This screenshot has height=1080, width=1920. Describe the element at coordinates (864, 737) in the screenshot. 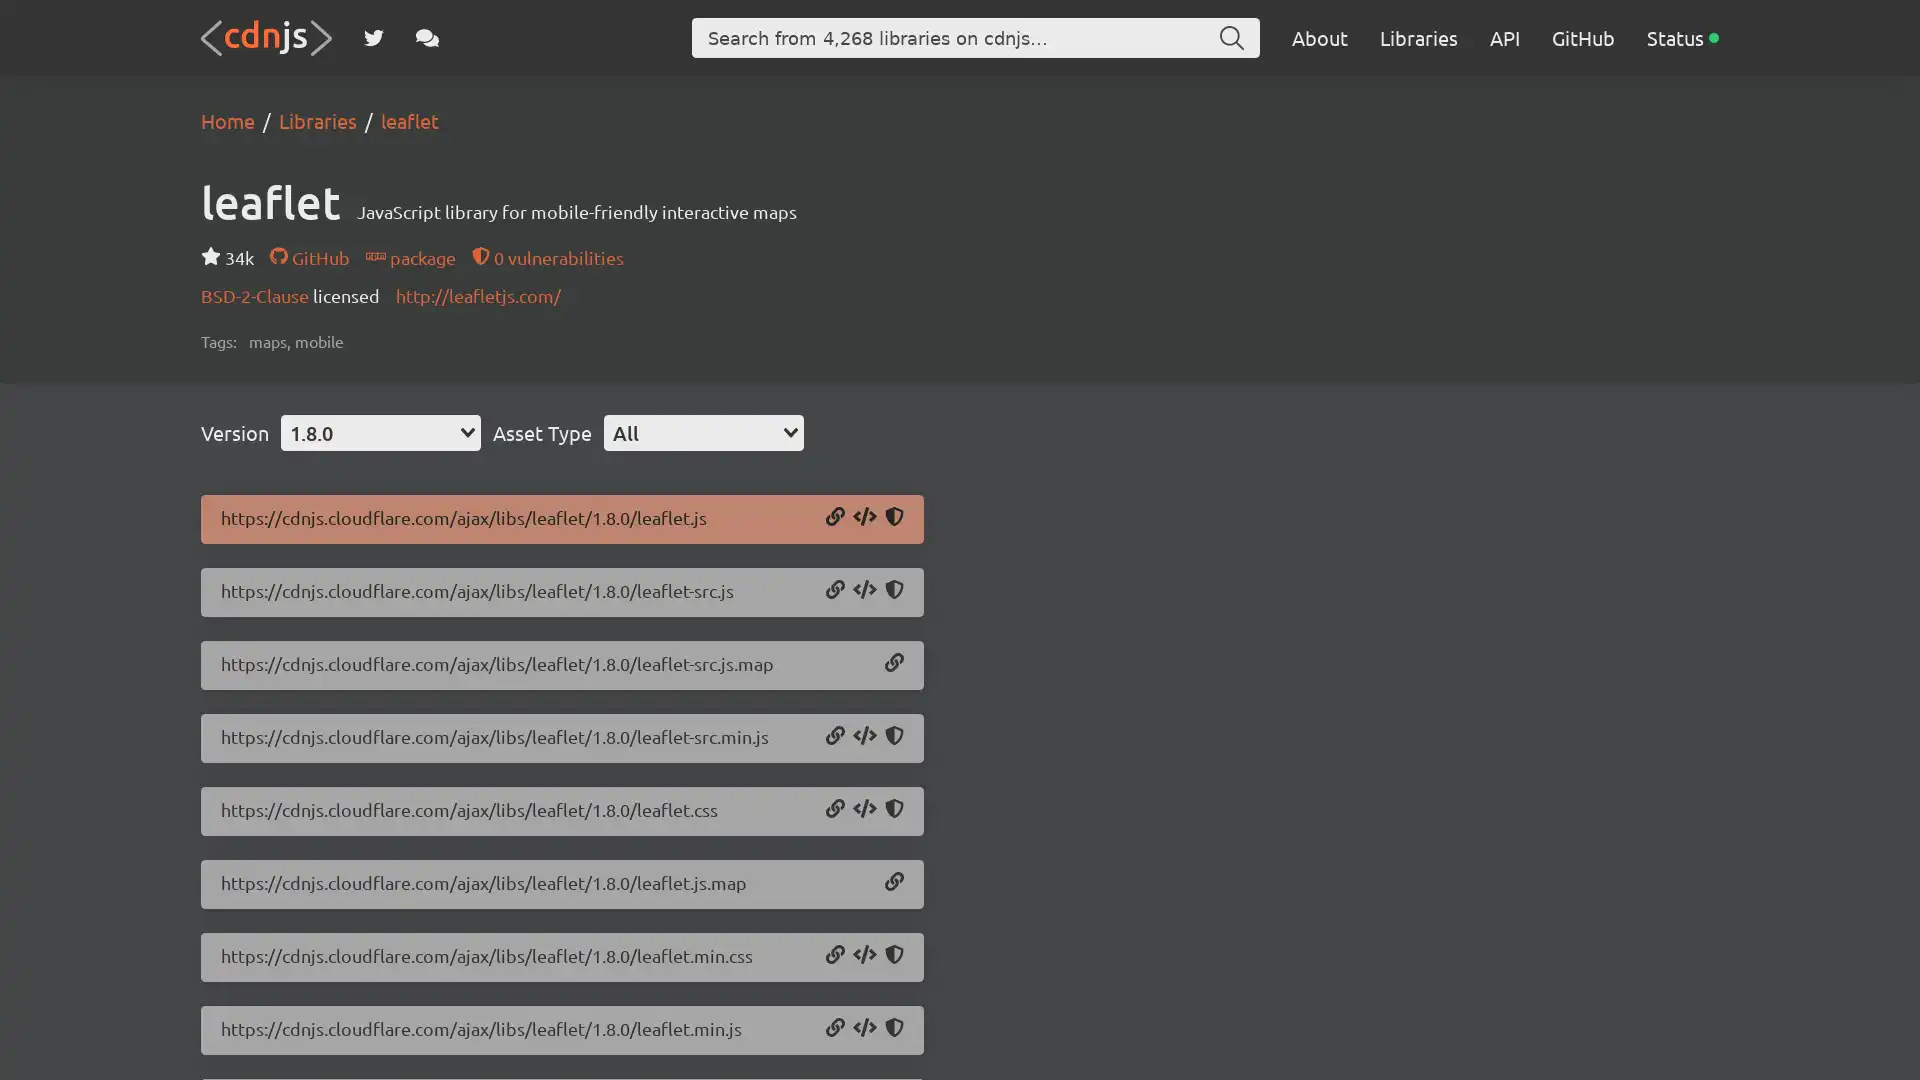

I see `Copy Script Tag` at that location.